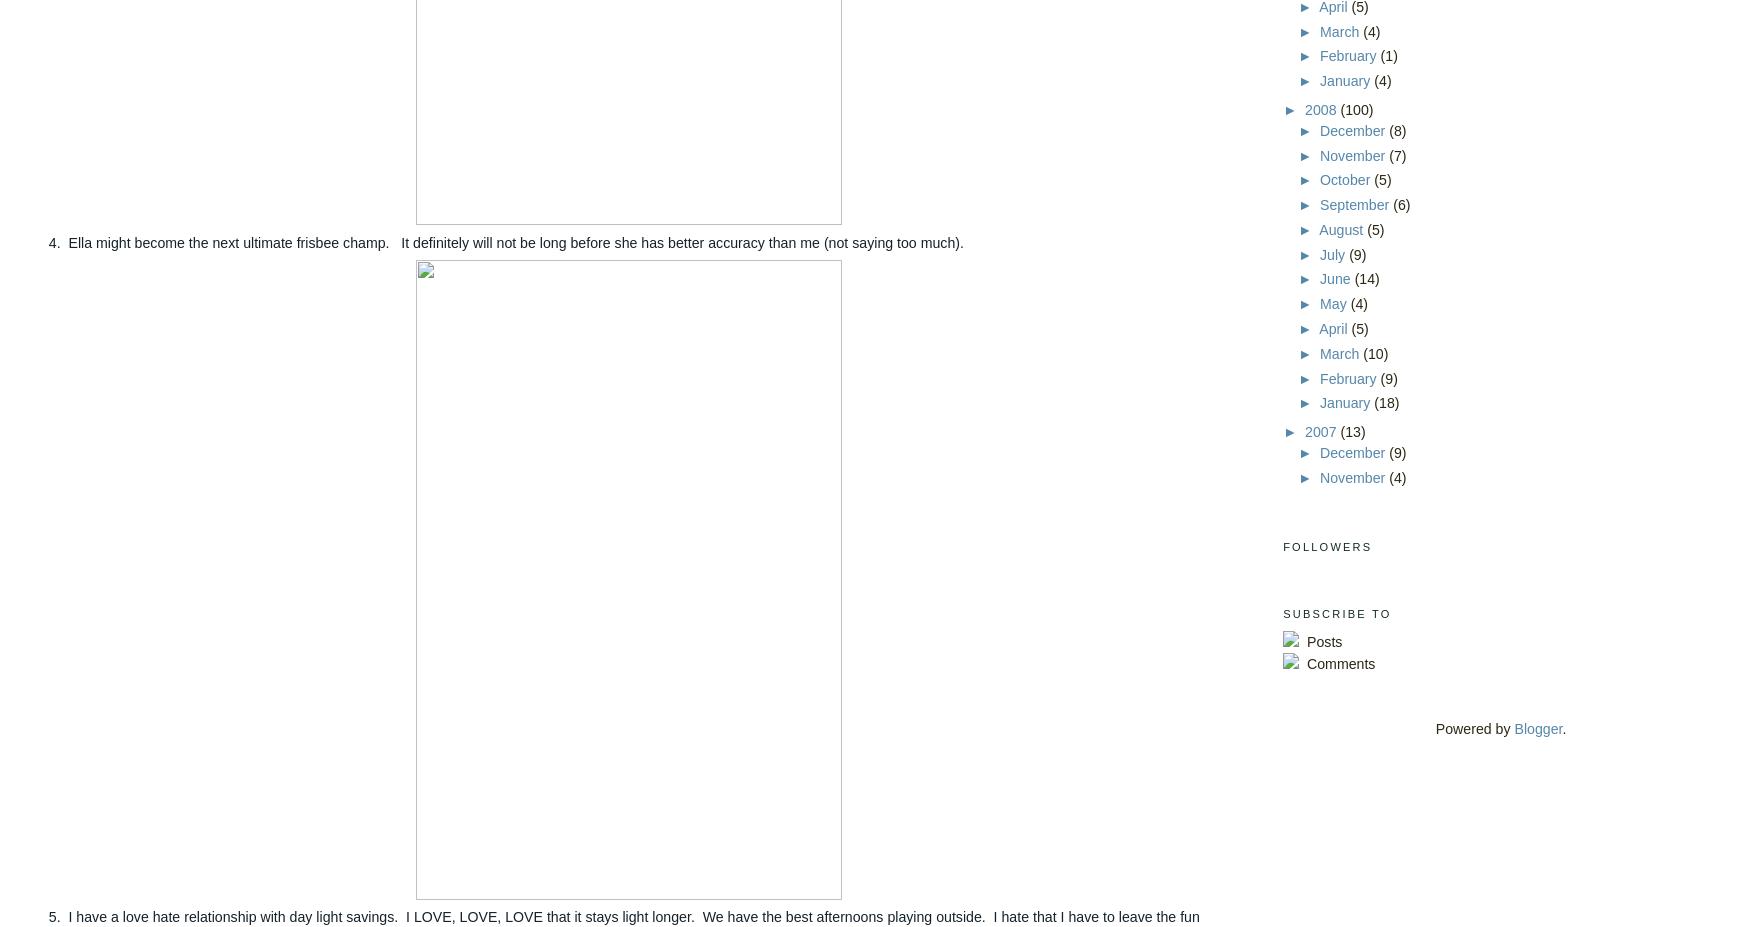  What do you see at coordinates (1346, 180) in the screenshot?
I see `'October'` at bounding box center [1346, 180].